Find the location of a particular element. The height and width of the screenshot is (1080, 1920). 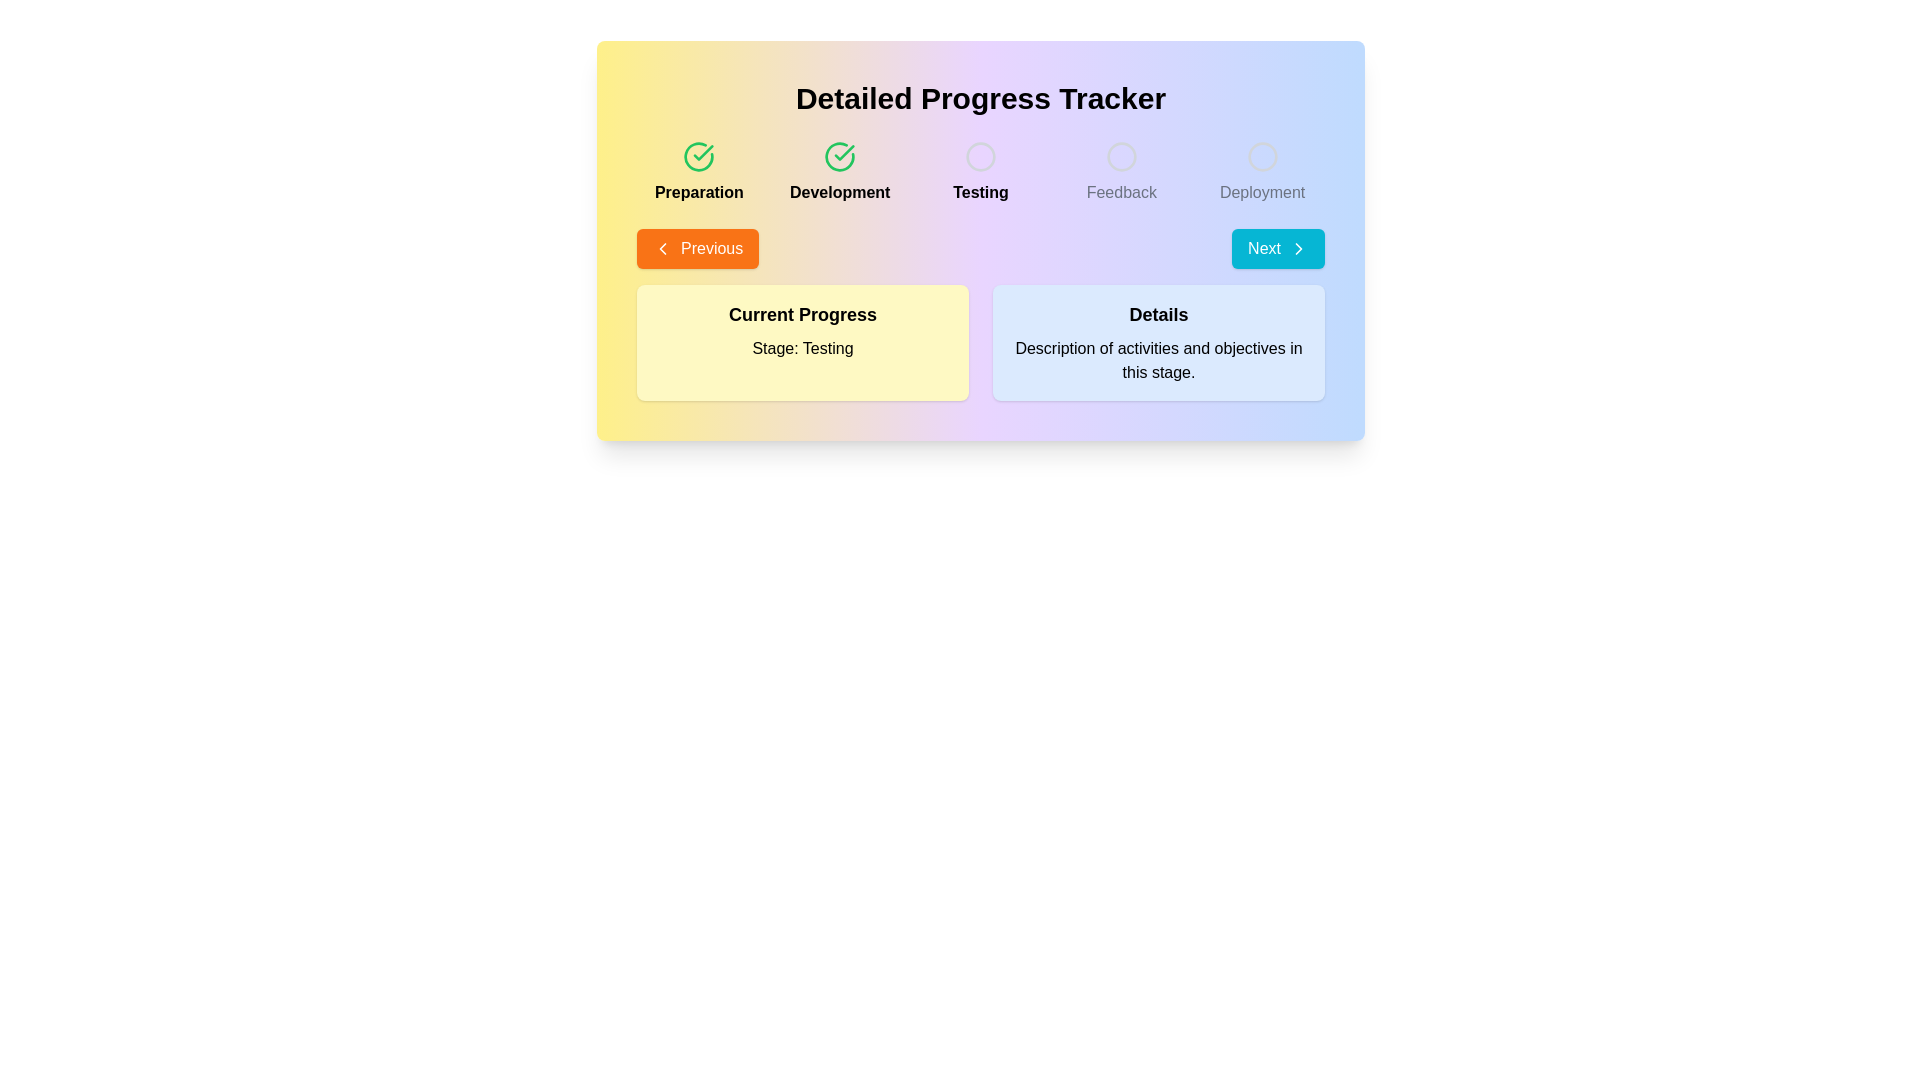

the second navigation button located at the bottom of the interface is located at coordinates (1277, 248).